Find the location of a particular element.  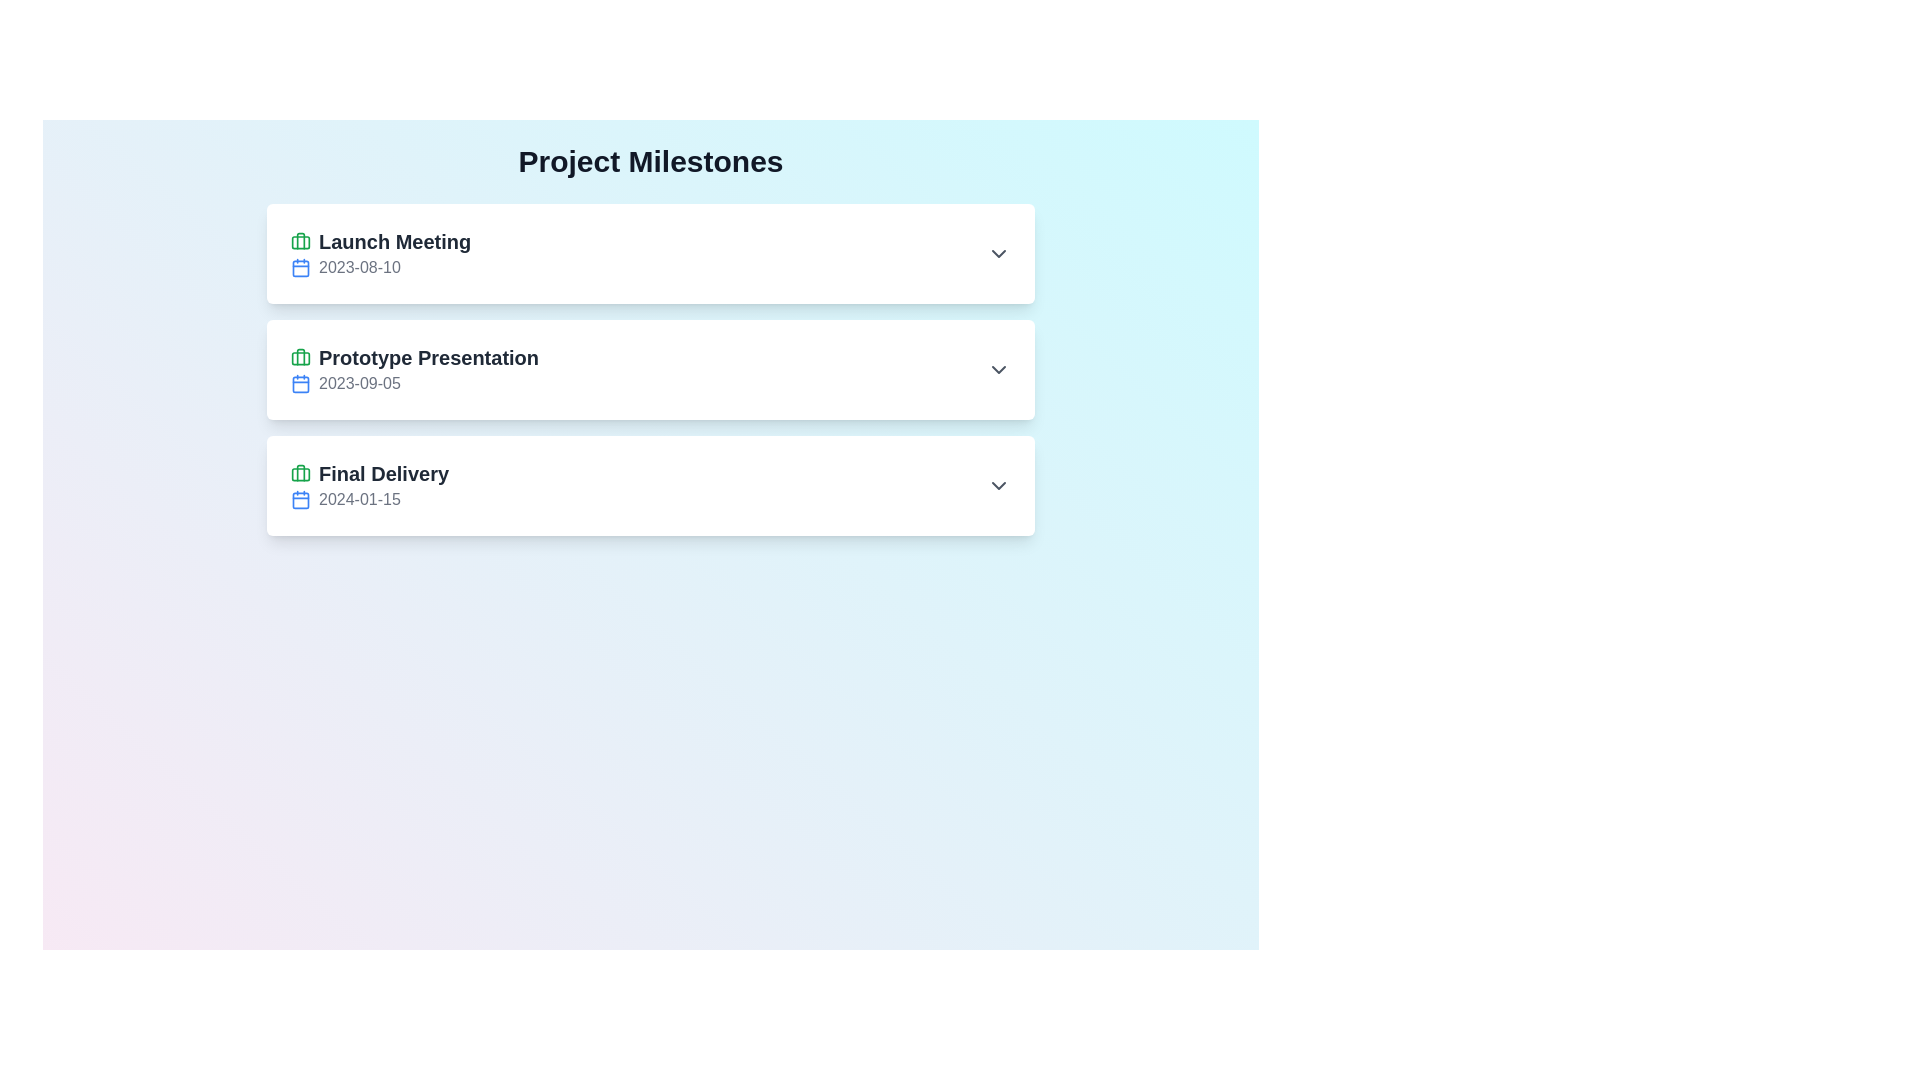

the list item labeled 'Launch Meeting' under the 'Project Milestones' heading, which is the first item in the list is located at coordinates (381, 253).